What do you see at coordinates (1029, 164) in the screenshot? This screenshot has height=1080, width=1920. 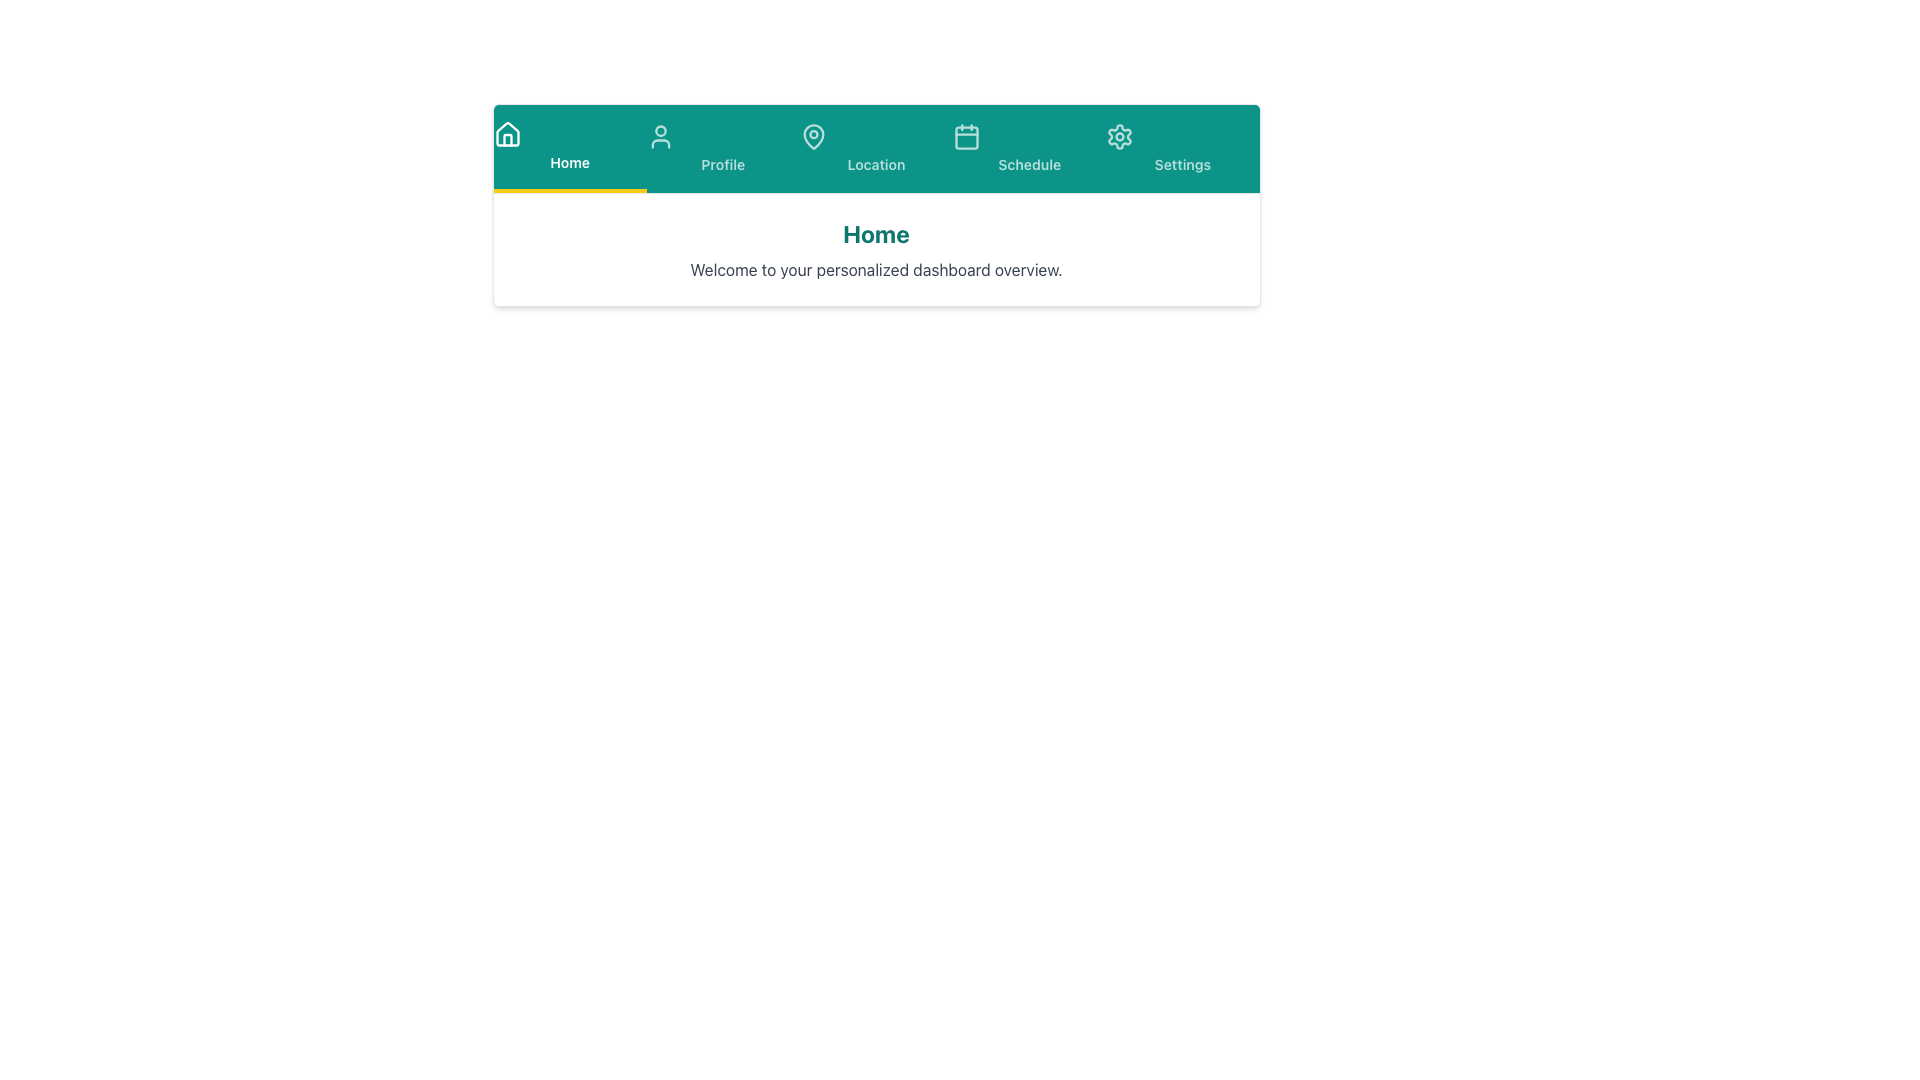 I see `text 'Schedule' from the Text Label in the navigation bar, which is styled in bold sans-serif font and is the fourth item after 'Home', 'Profile', and 'Location'` at bounding box center [1029, 164].